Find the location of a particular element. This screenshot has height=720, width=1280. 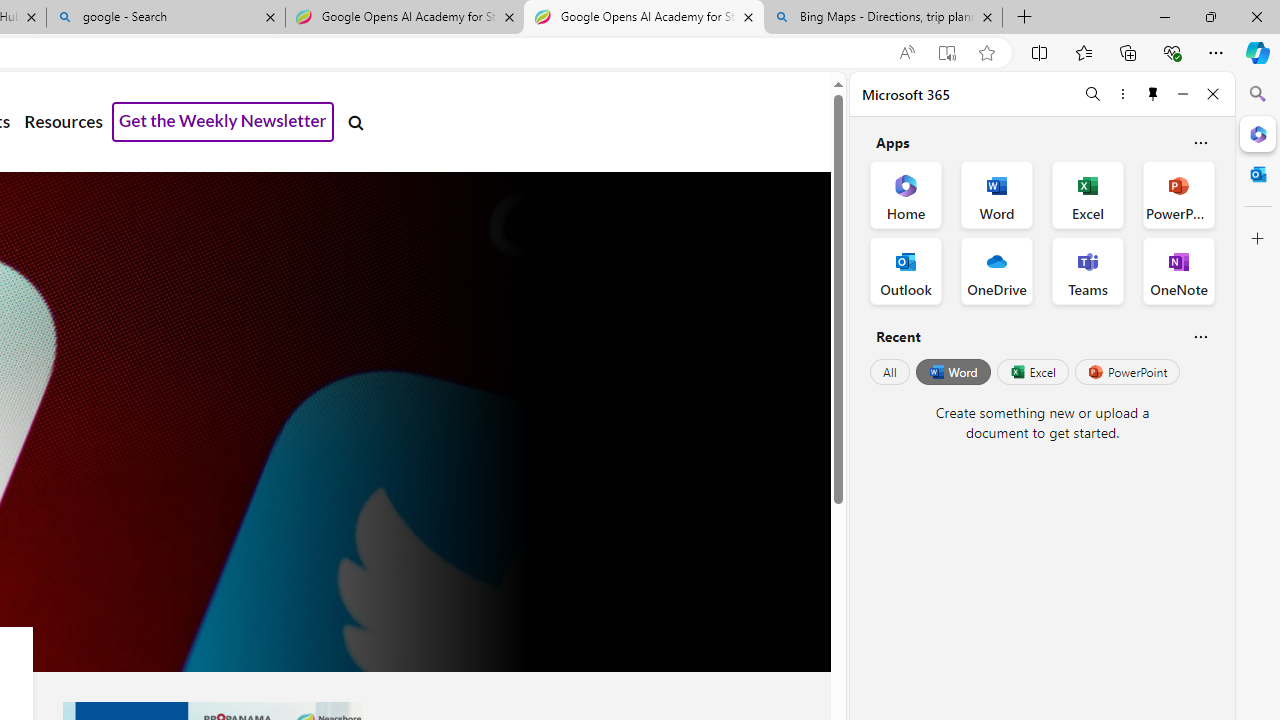

'More options' is located at coordinates (1122, 93).